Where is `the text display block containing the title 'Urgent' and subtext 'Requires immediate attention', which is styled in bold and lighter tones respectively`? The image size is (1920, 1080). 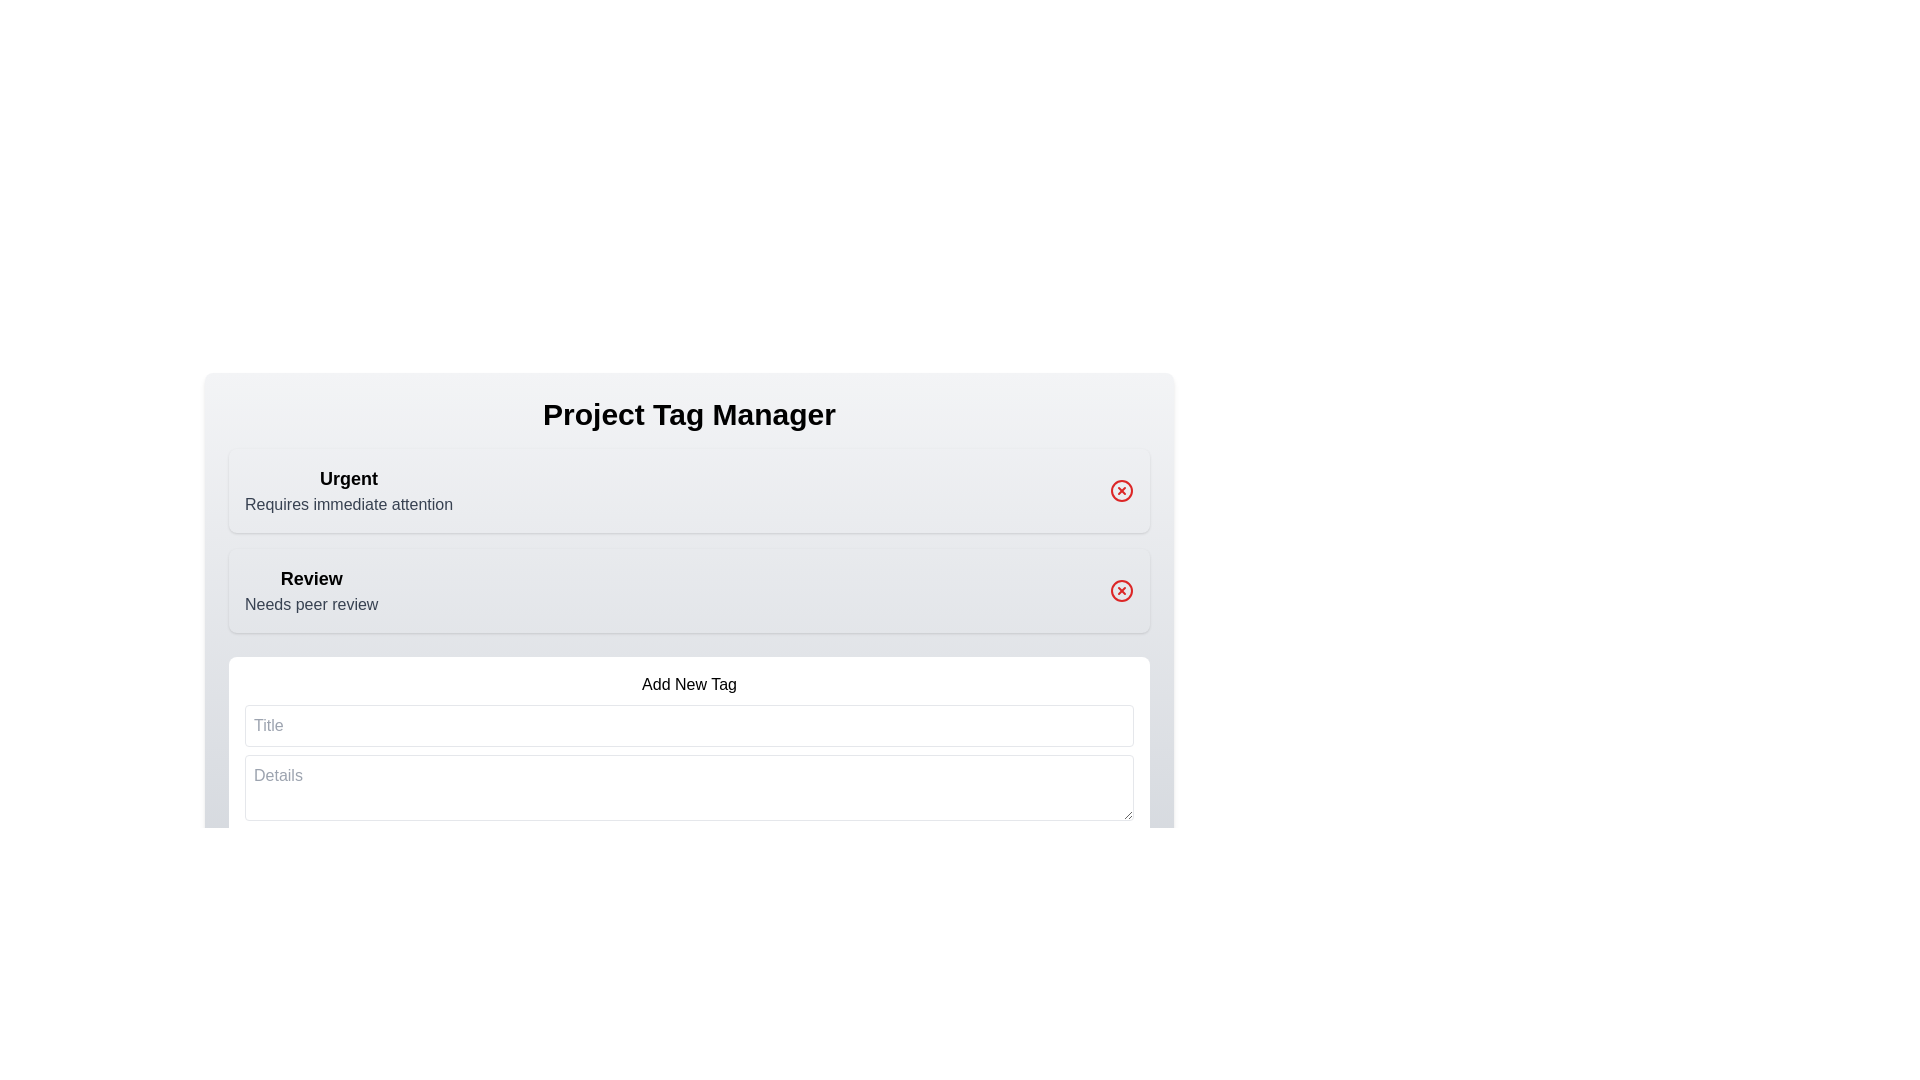
the text display block containing the title 'Urgent' and subtext 'Requires immediate attention', which is styled in bold and lighter tones respectively is located at coordinates (349, 490).